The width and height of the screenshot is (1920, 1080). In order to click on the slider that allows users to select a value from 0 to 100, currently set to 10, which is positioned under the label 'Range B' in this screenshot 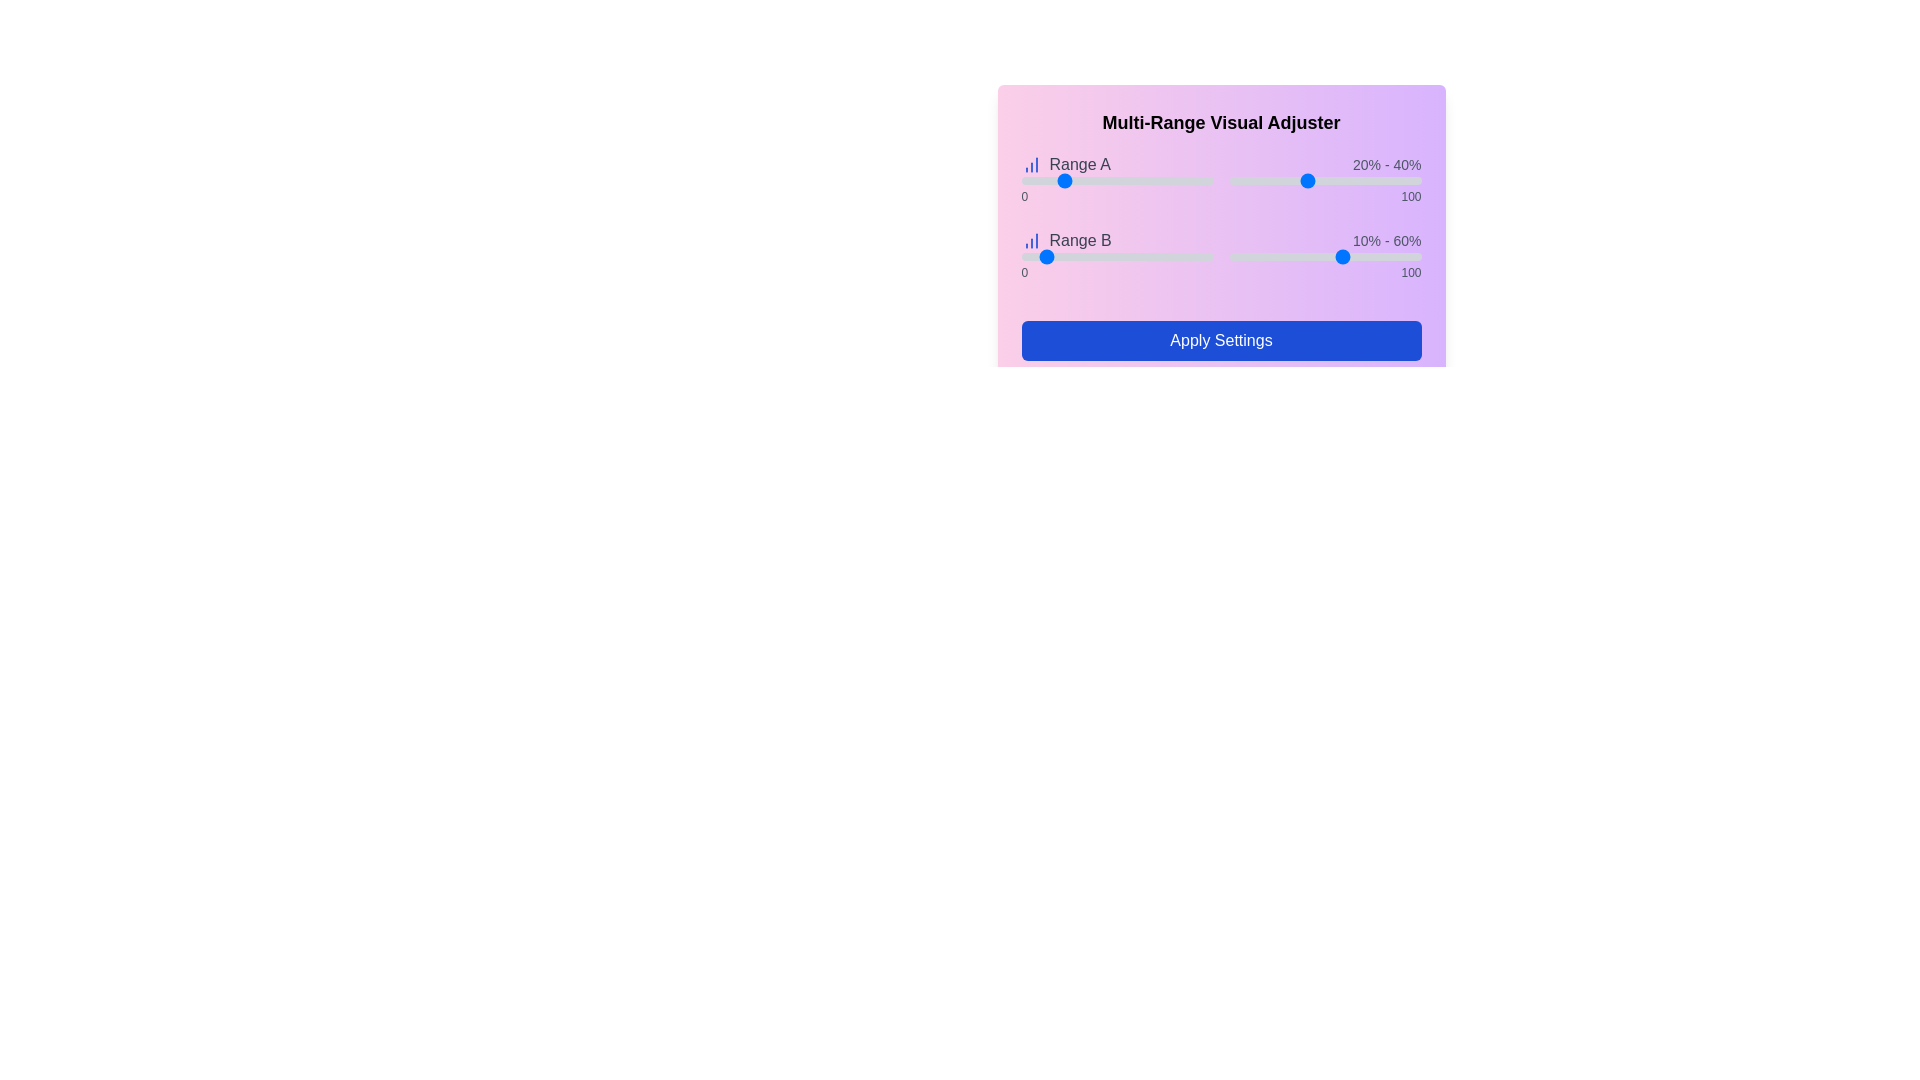, I will do `click(1116, 256)`.